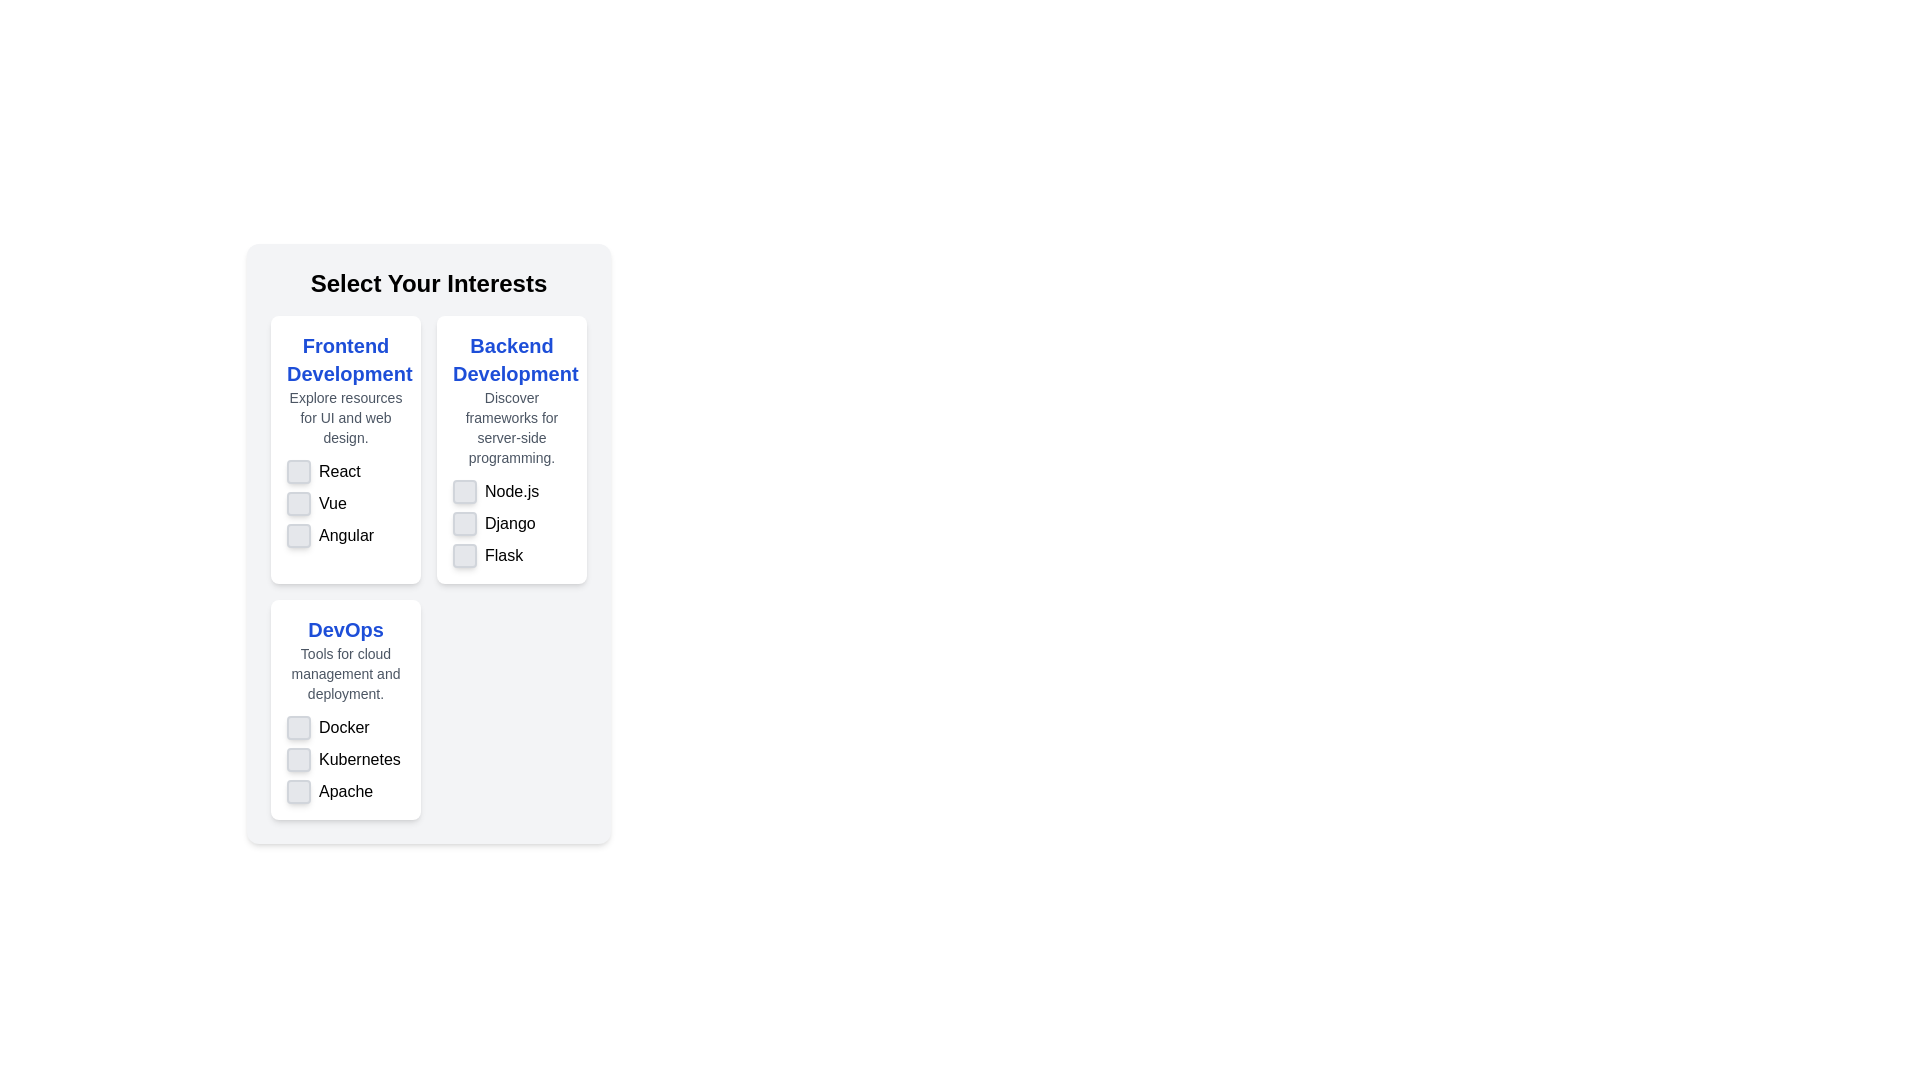 The width and height of the screenshot is (1920, 1080). Describe the element at coordinates (464, 523) in the screenshot. I see `the checkbox` at that location.